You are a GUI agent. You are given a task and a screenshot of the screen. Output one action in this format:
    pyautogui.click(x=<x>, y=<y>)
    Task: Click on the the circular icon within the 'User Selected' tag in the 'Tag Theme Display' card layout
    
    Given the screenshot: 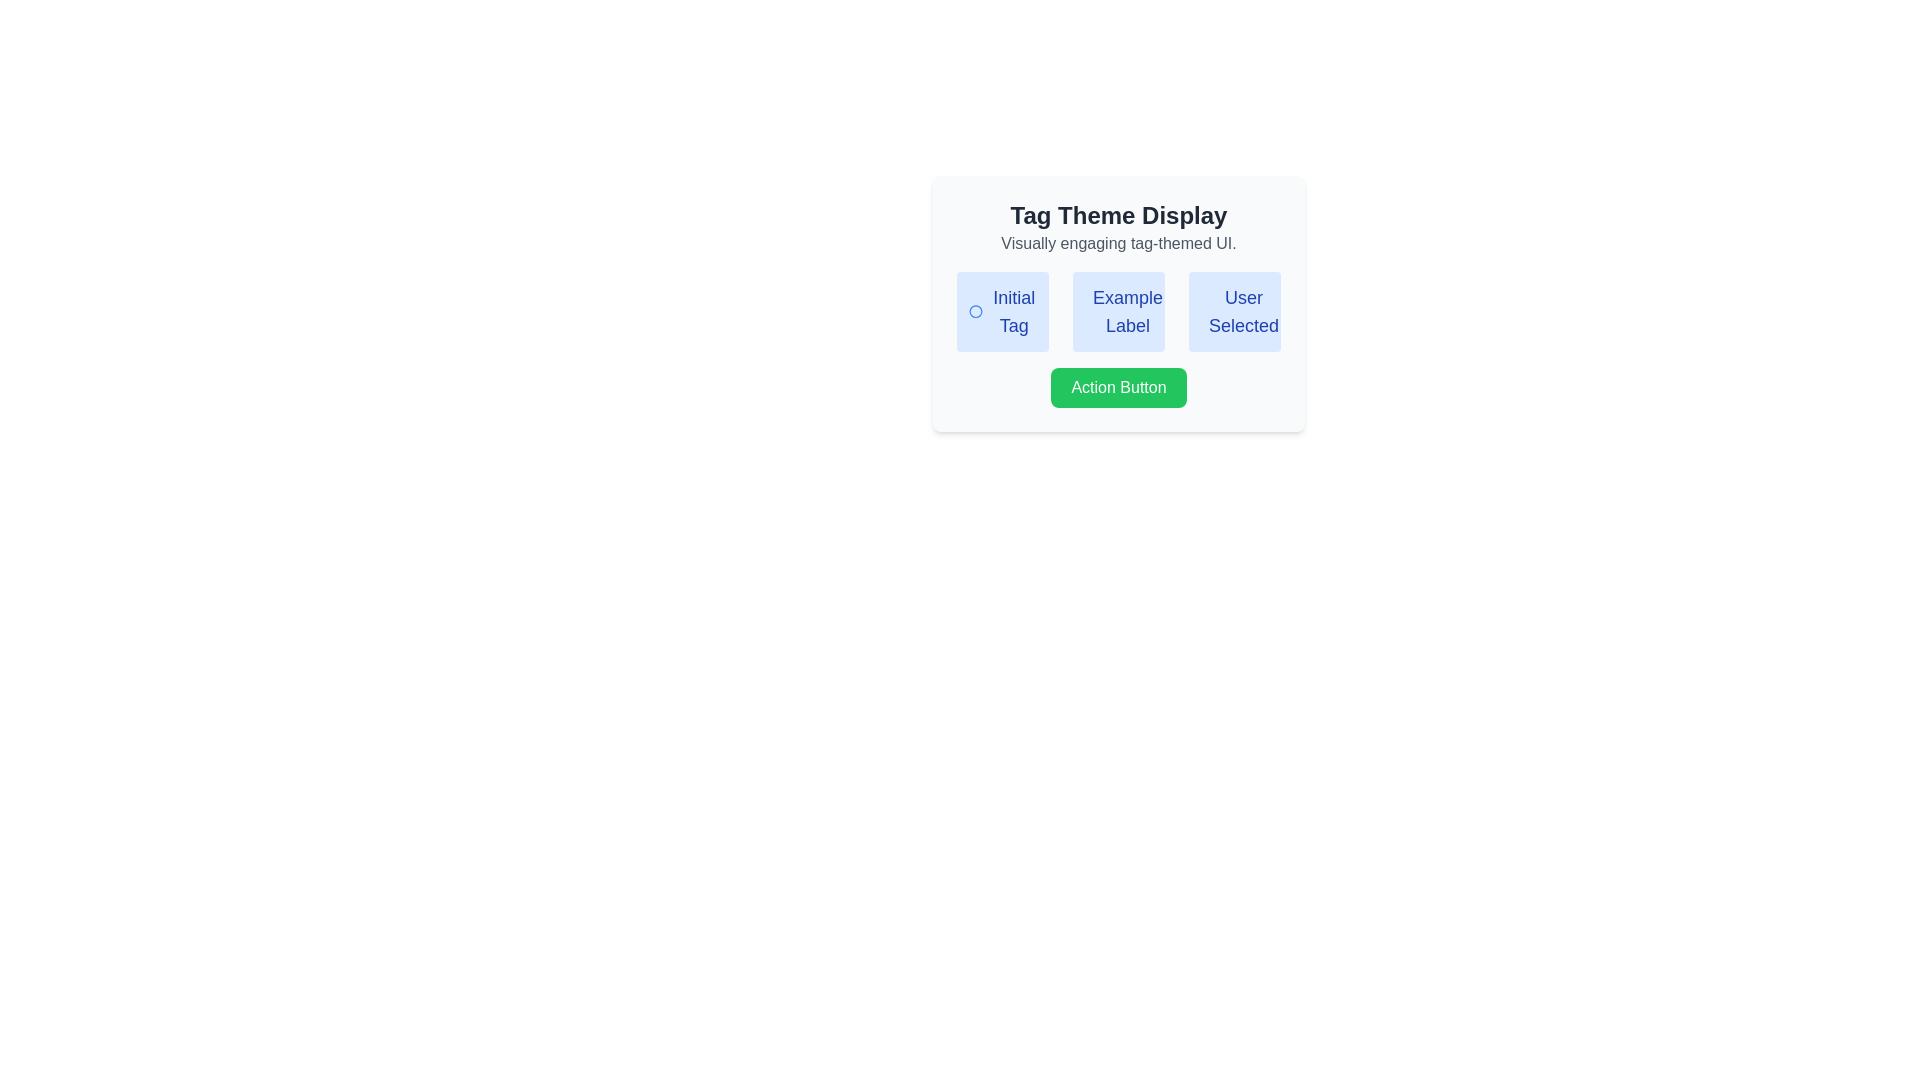 What is the action you would take?
    pyautogui.click(x=1212, y=312)
    